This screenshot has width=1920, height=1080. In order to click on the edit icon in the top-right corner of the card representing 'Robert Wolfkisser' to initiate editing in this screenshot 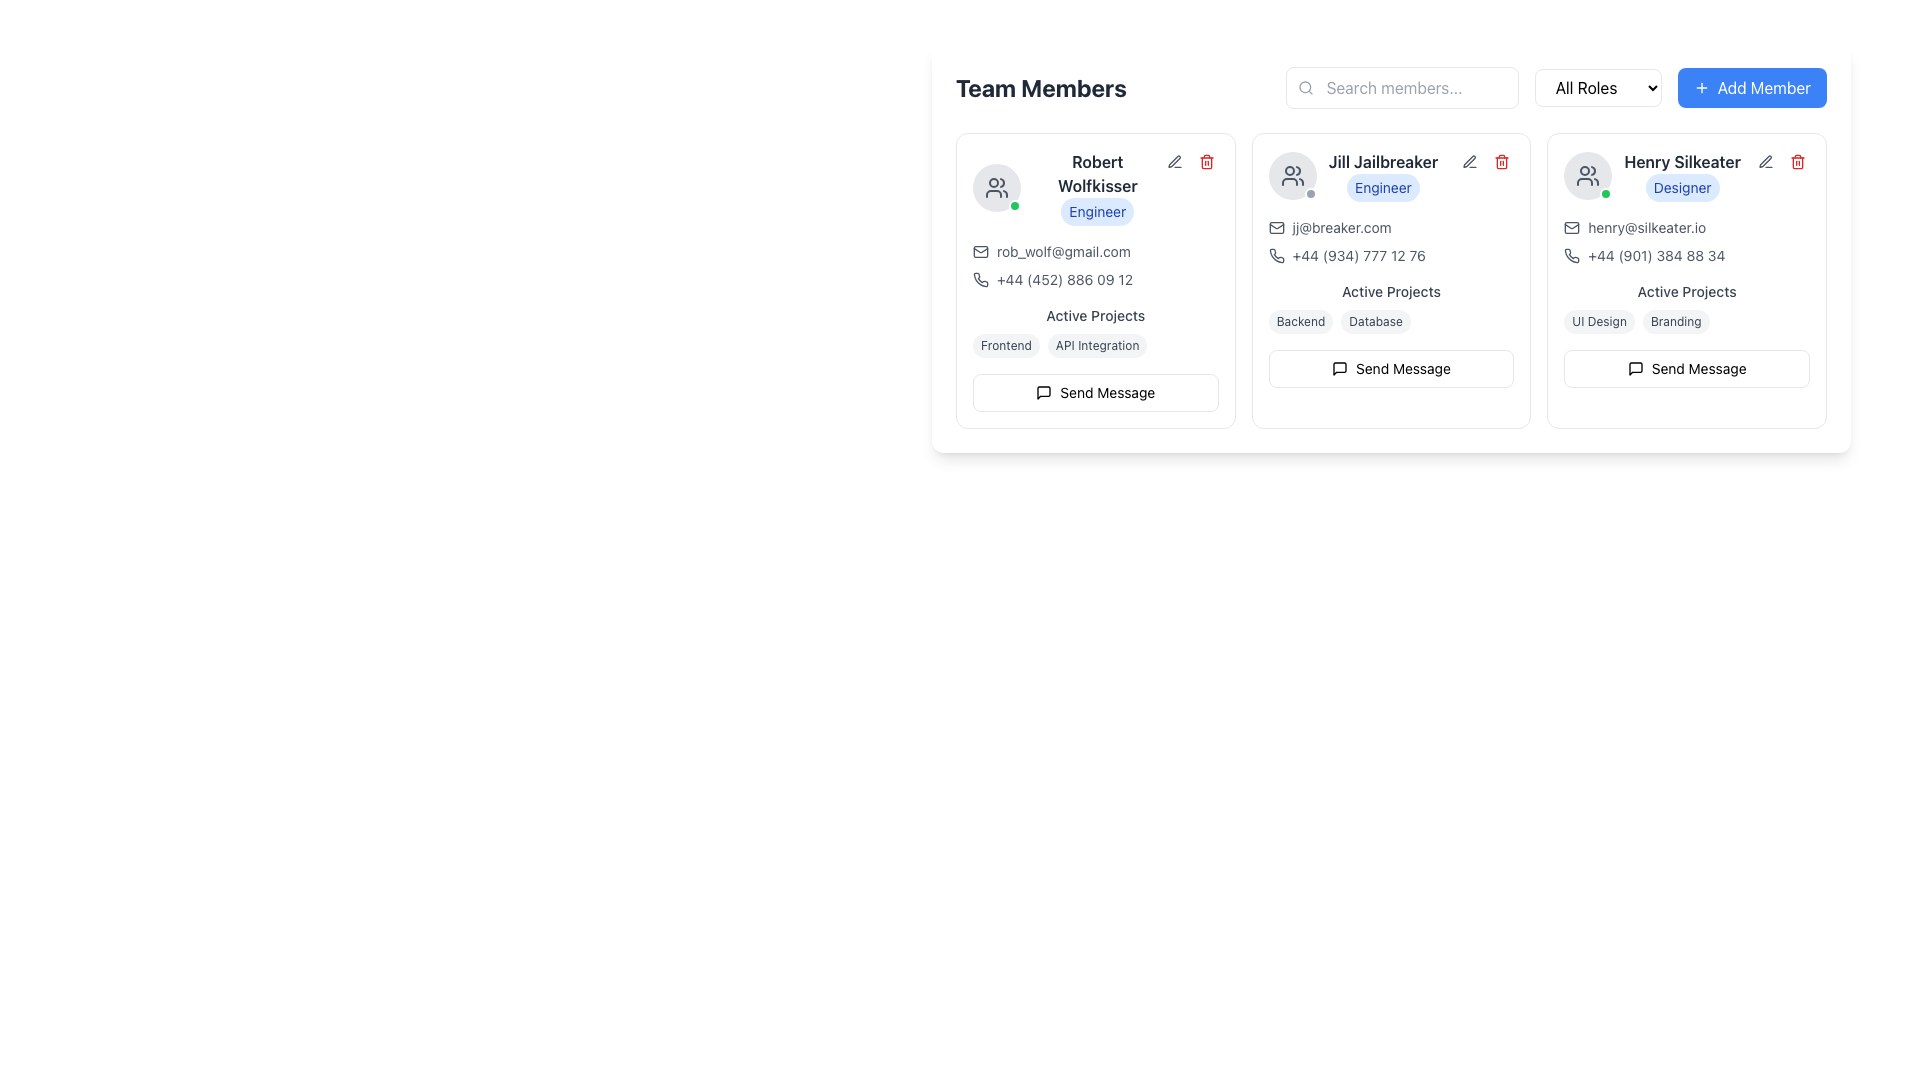, I will do `click(1174, 161)`.